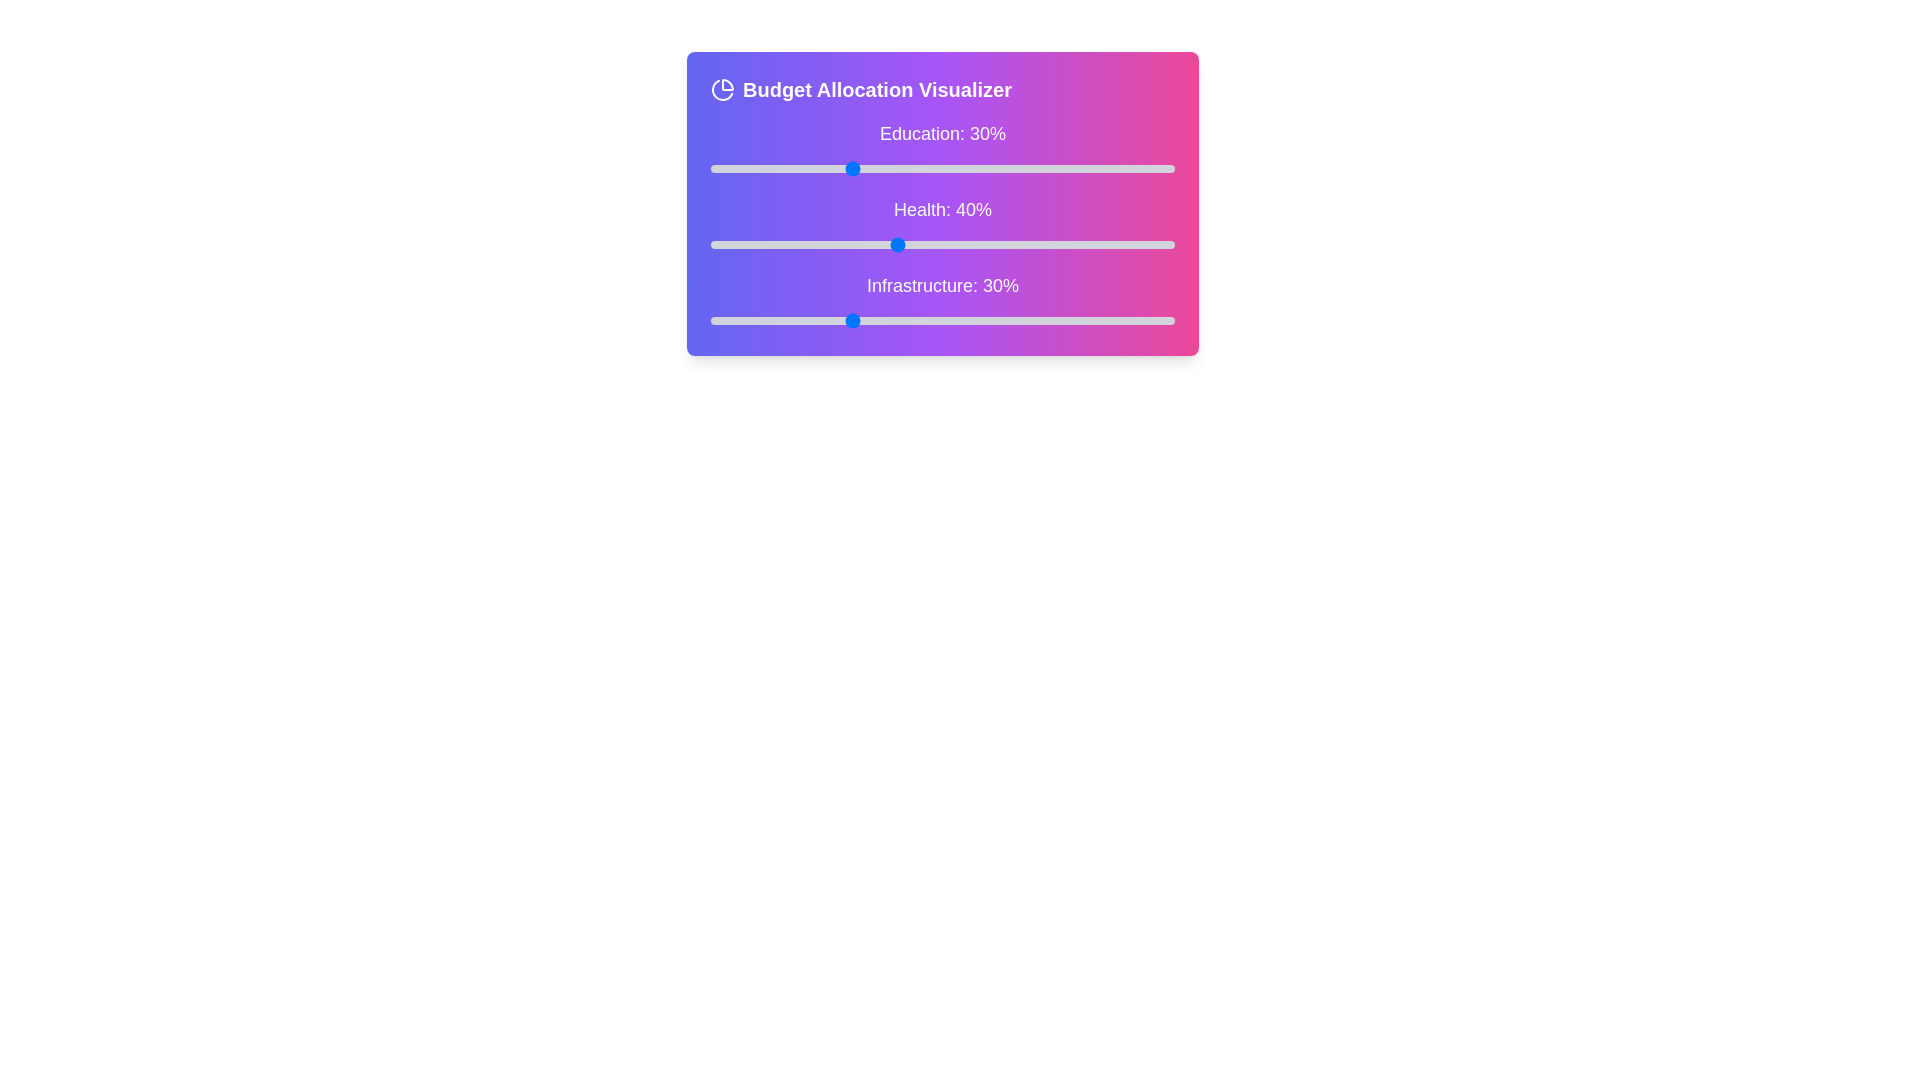 This screenshot has width=1920, height=1080. What do you see at coordinates (873, 168) in the screenshot?
I see `the Education budget` at bounding box center [873, 168].